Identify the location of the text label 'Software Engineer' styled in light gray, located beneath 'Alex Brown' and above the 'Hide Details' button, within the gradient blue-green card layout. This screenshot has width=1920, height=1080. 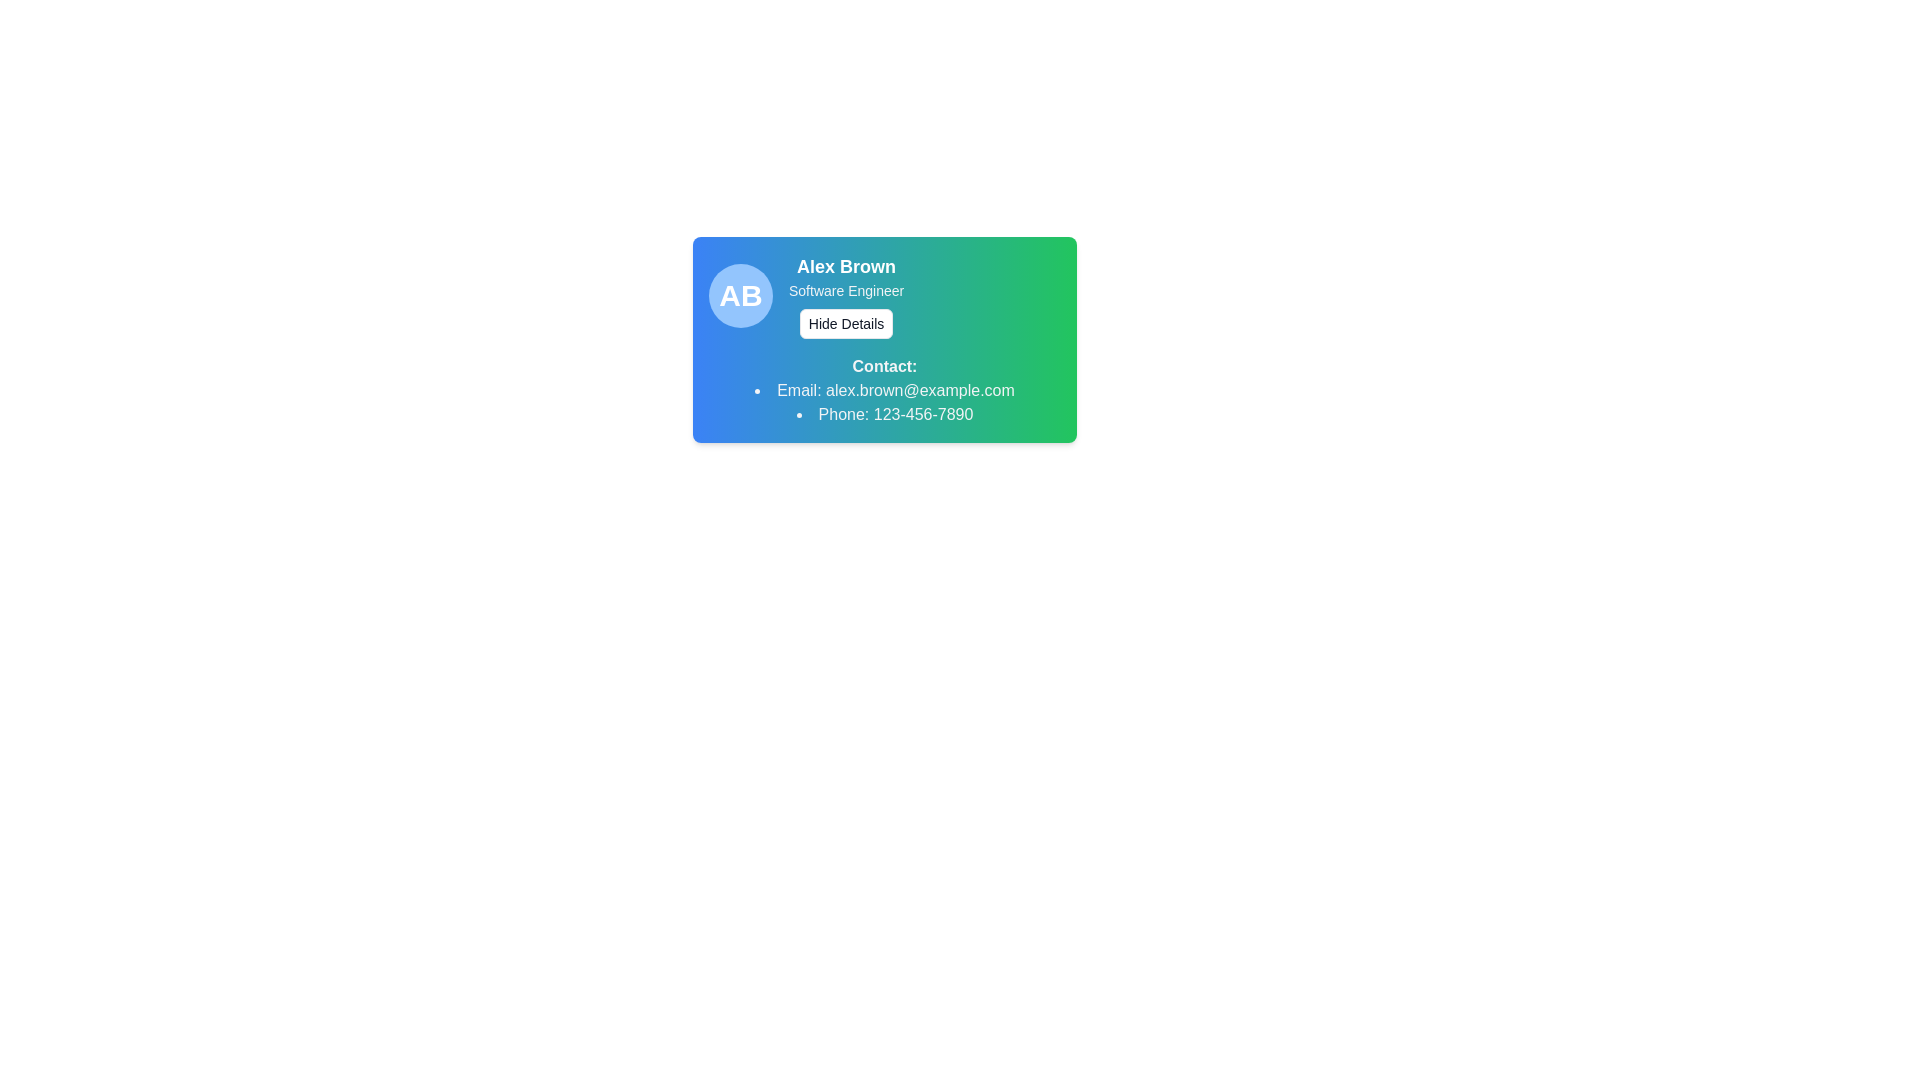
(846, 290).